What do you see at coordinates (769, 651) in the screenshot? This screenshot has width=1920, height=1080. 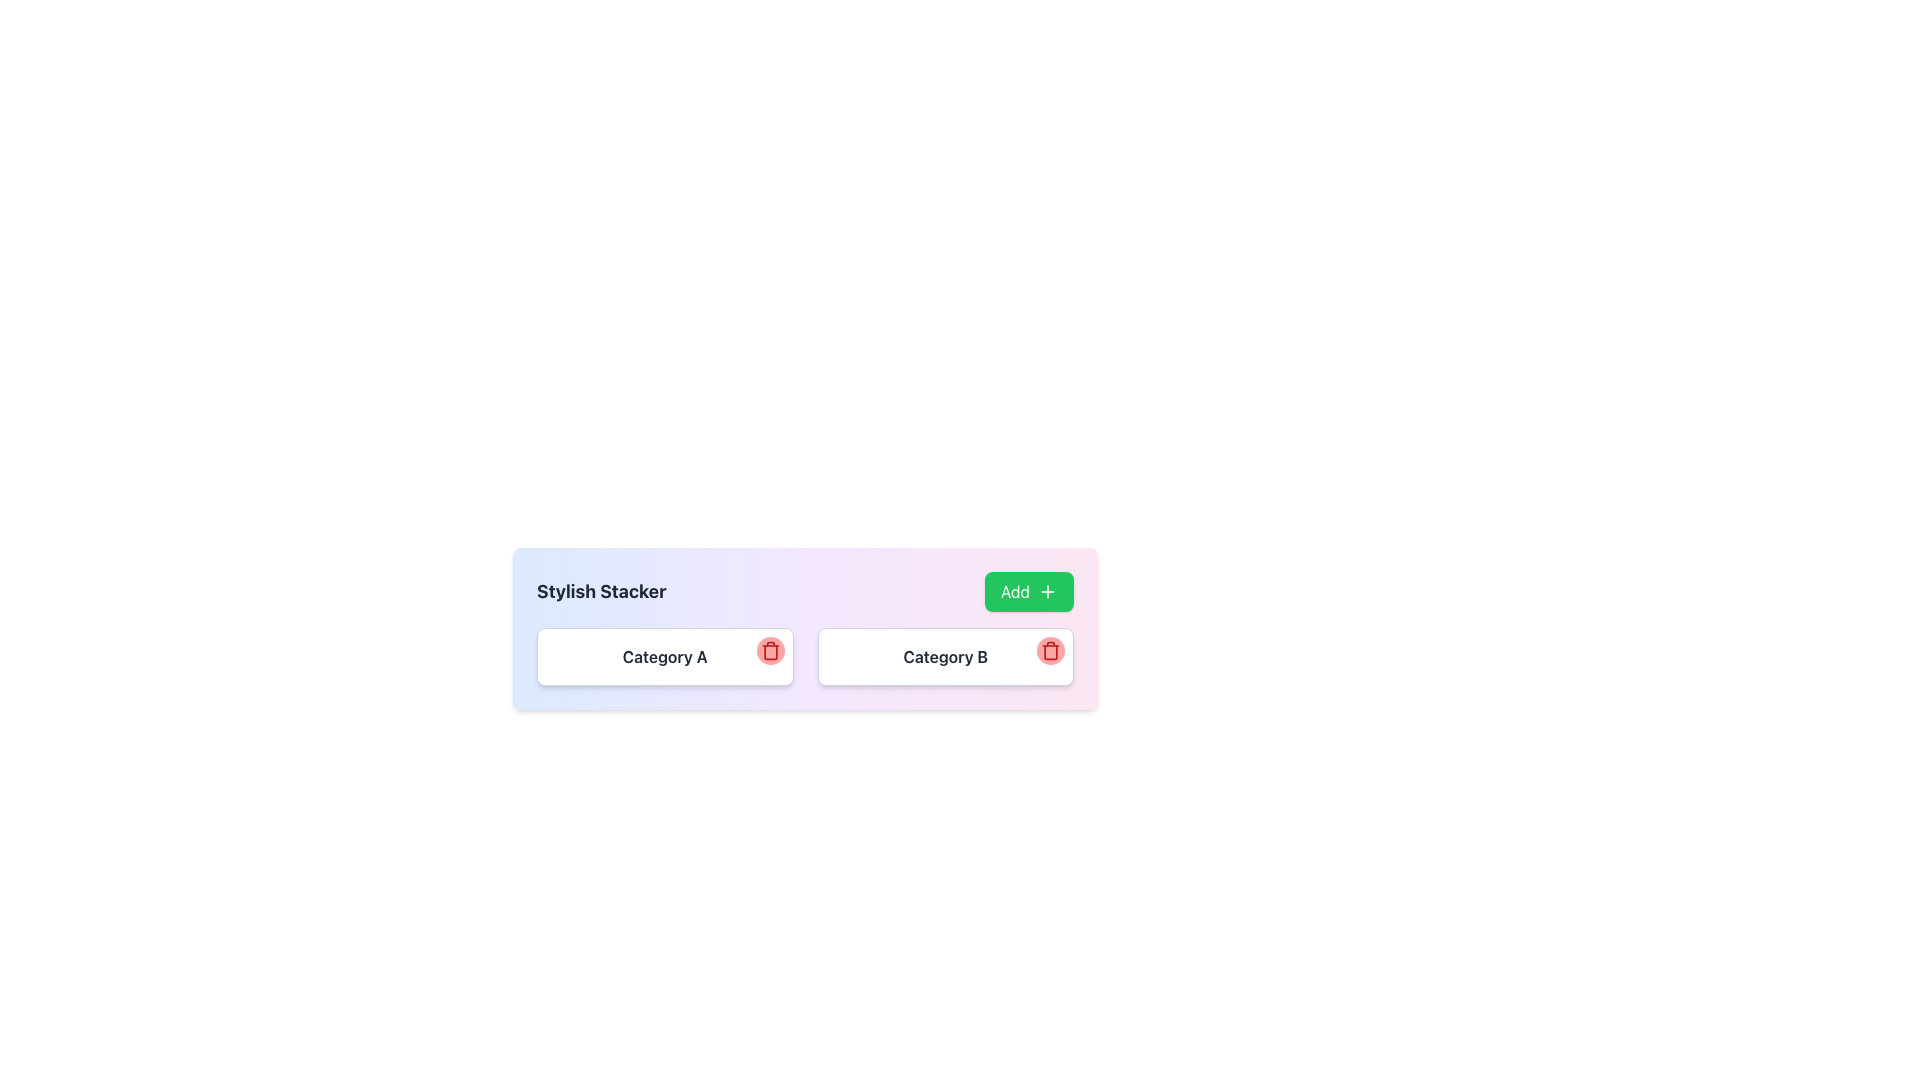 I see `the delete button located in the top-right corner of the card labeled 'Category A'` at bounding box center [769, 651].